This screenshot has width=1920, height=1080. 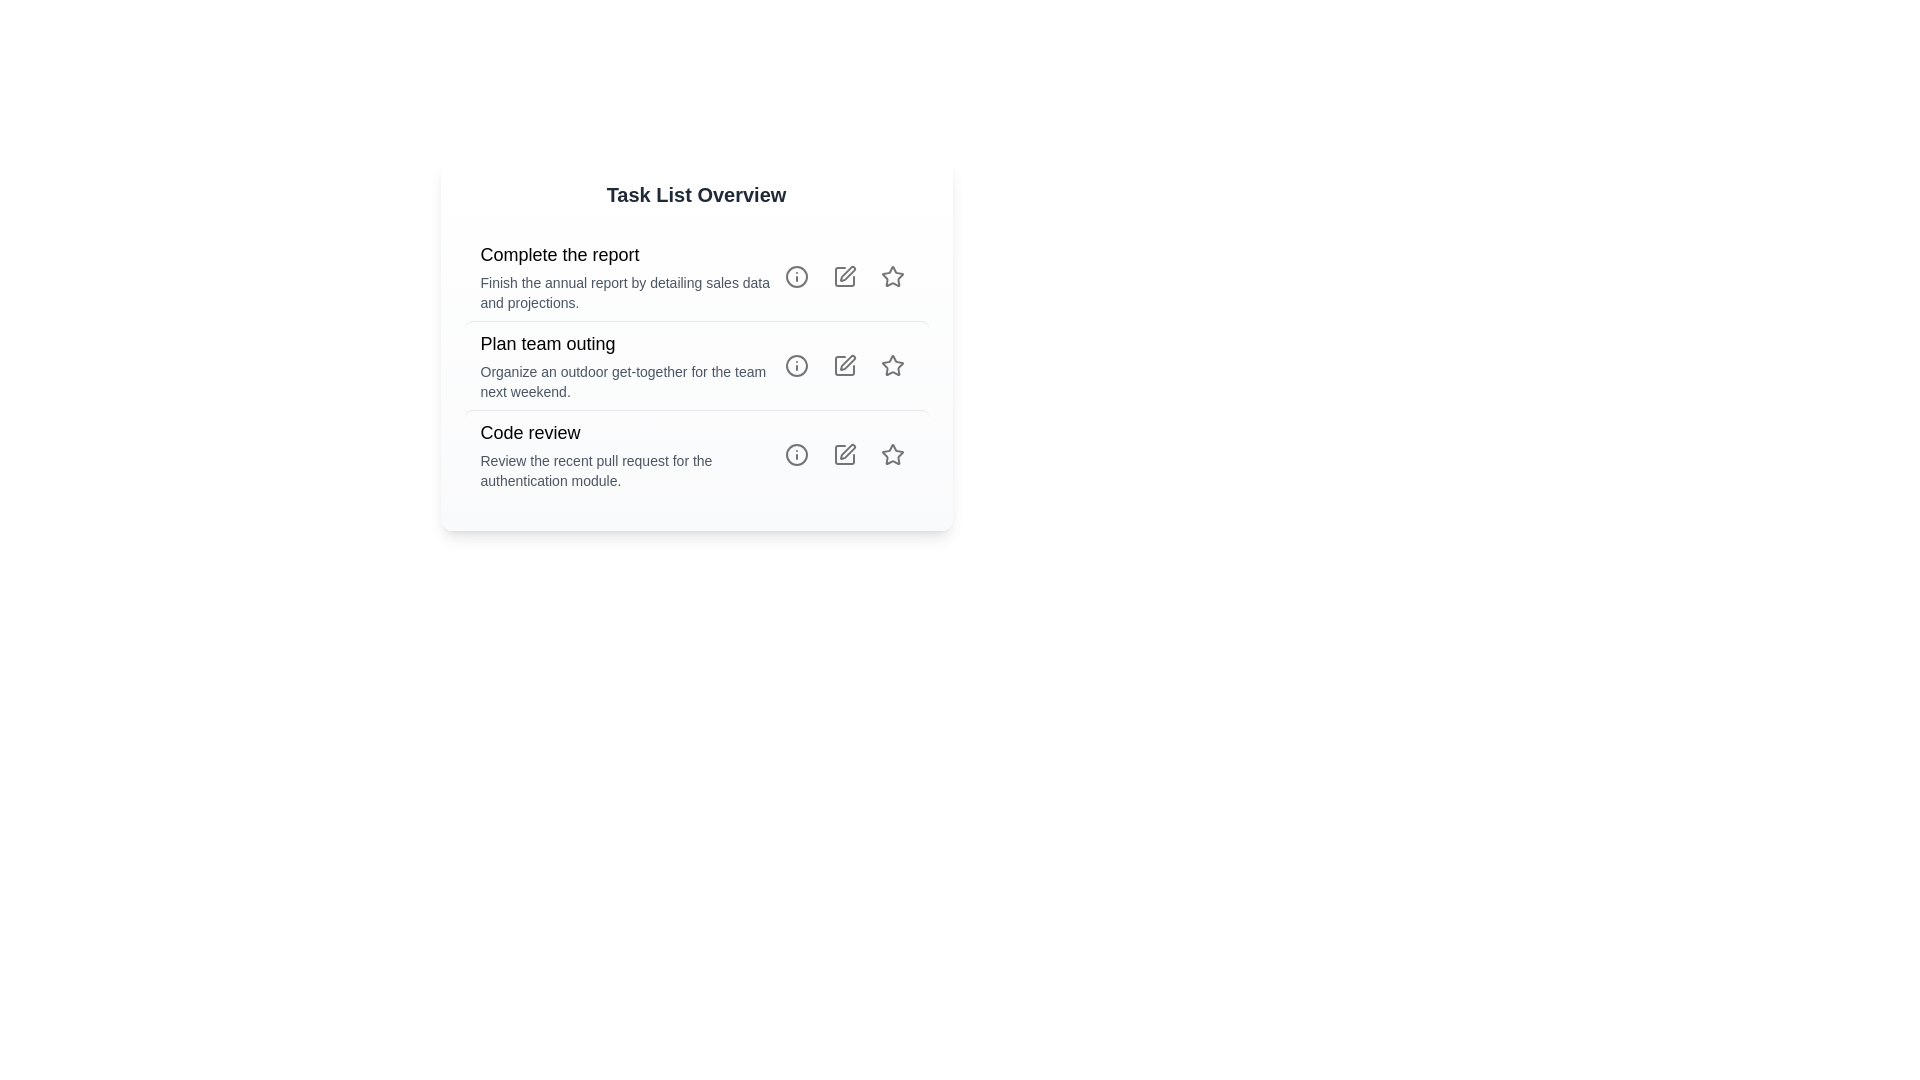 What do you see at coordinates (891, 455) in the screenshot?
I see `the fourth button on the far right of the horizontal layout to favorite the 'Code review' task` at bounding box center [891, 455].